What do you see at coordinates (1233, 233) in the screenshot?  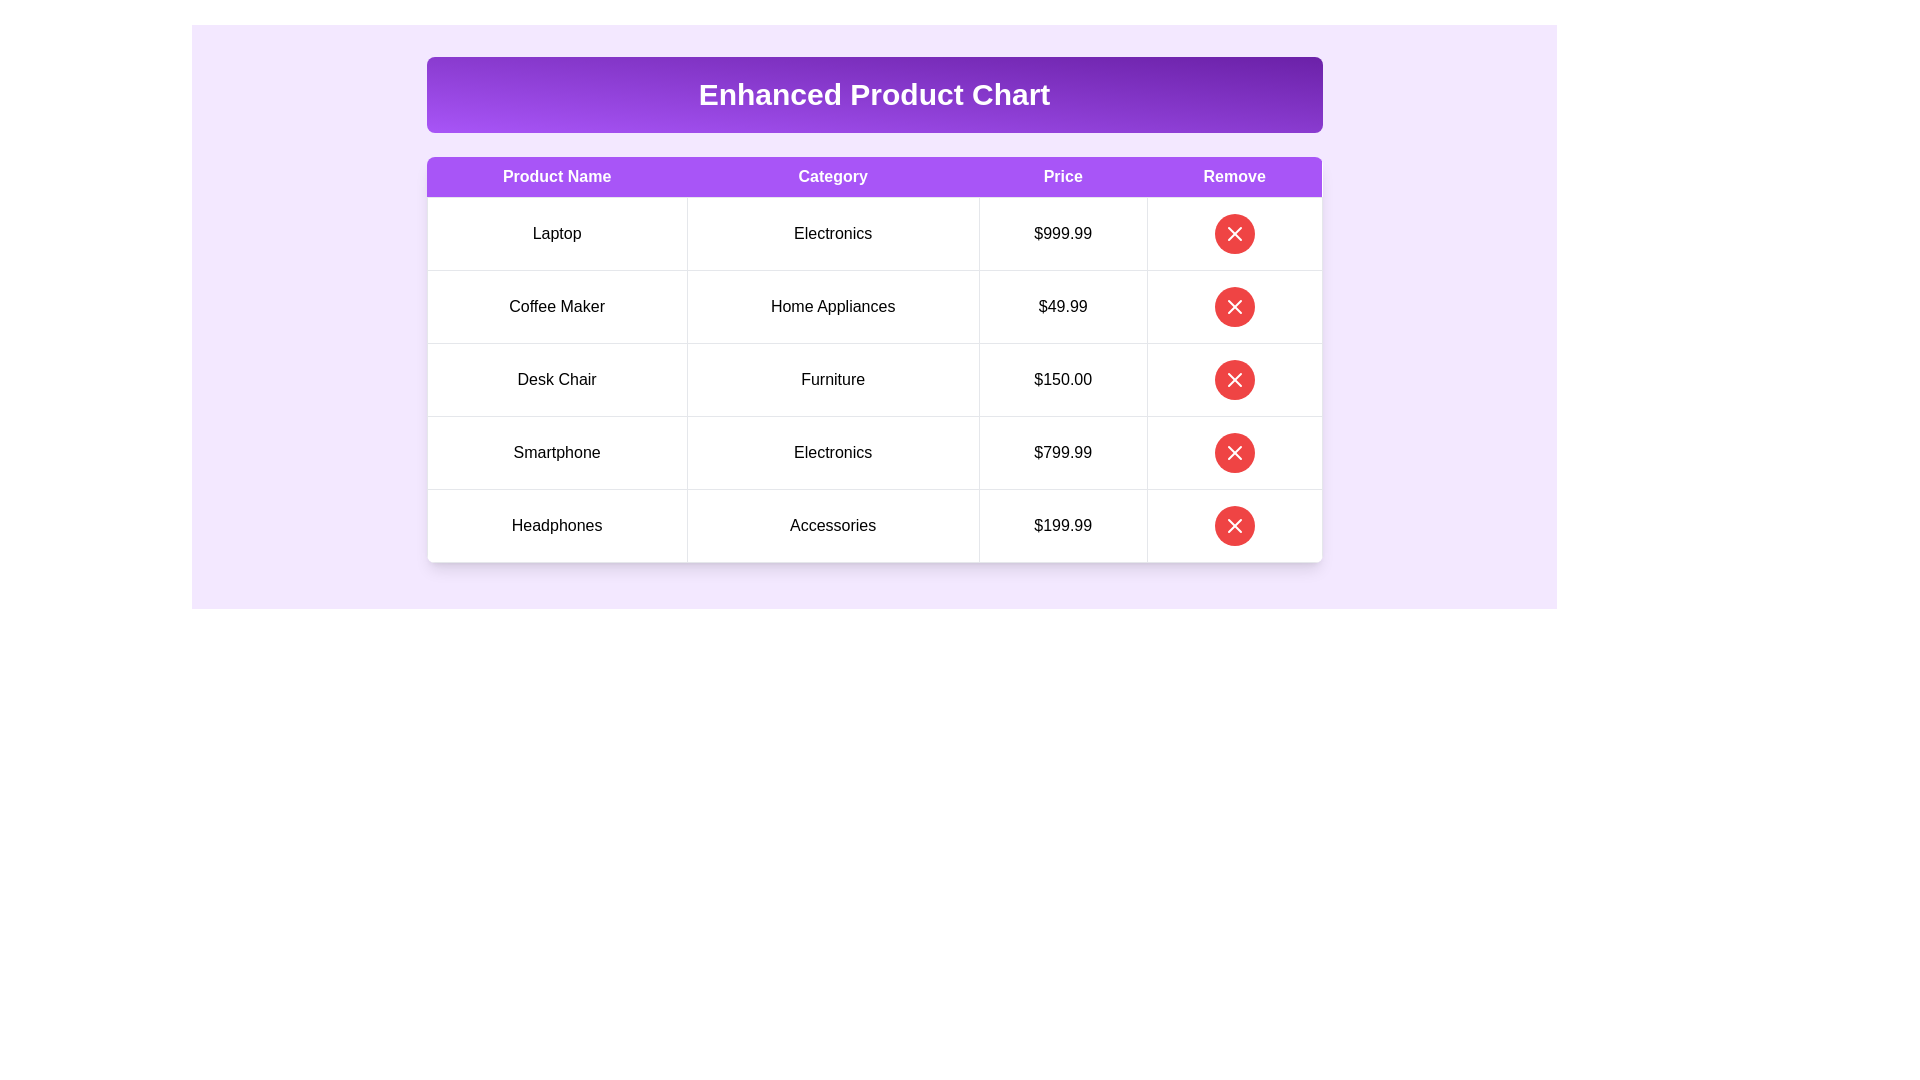 I see `the circular red button with a white 'X' in the top right corner of the product table` at bounding box center [1233, 233].